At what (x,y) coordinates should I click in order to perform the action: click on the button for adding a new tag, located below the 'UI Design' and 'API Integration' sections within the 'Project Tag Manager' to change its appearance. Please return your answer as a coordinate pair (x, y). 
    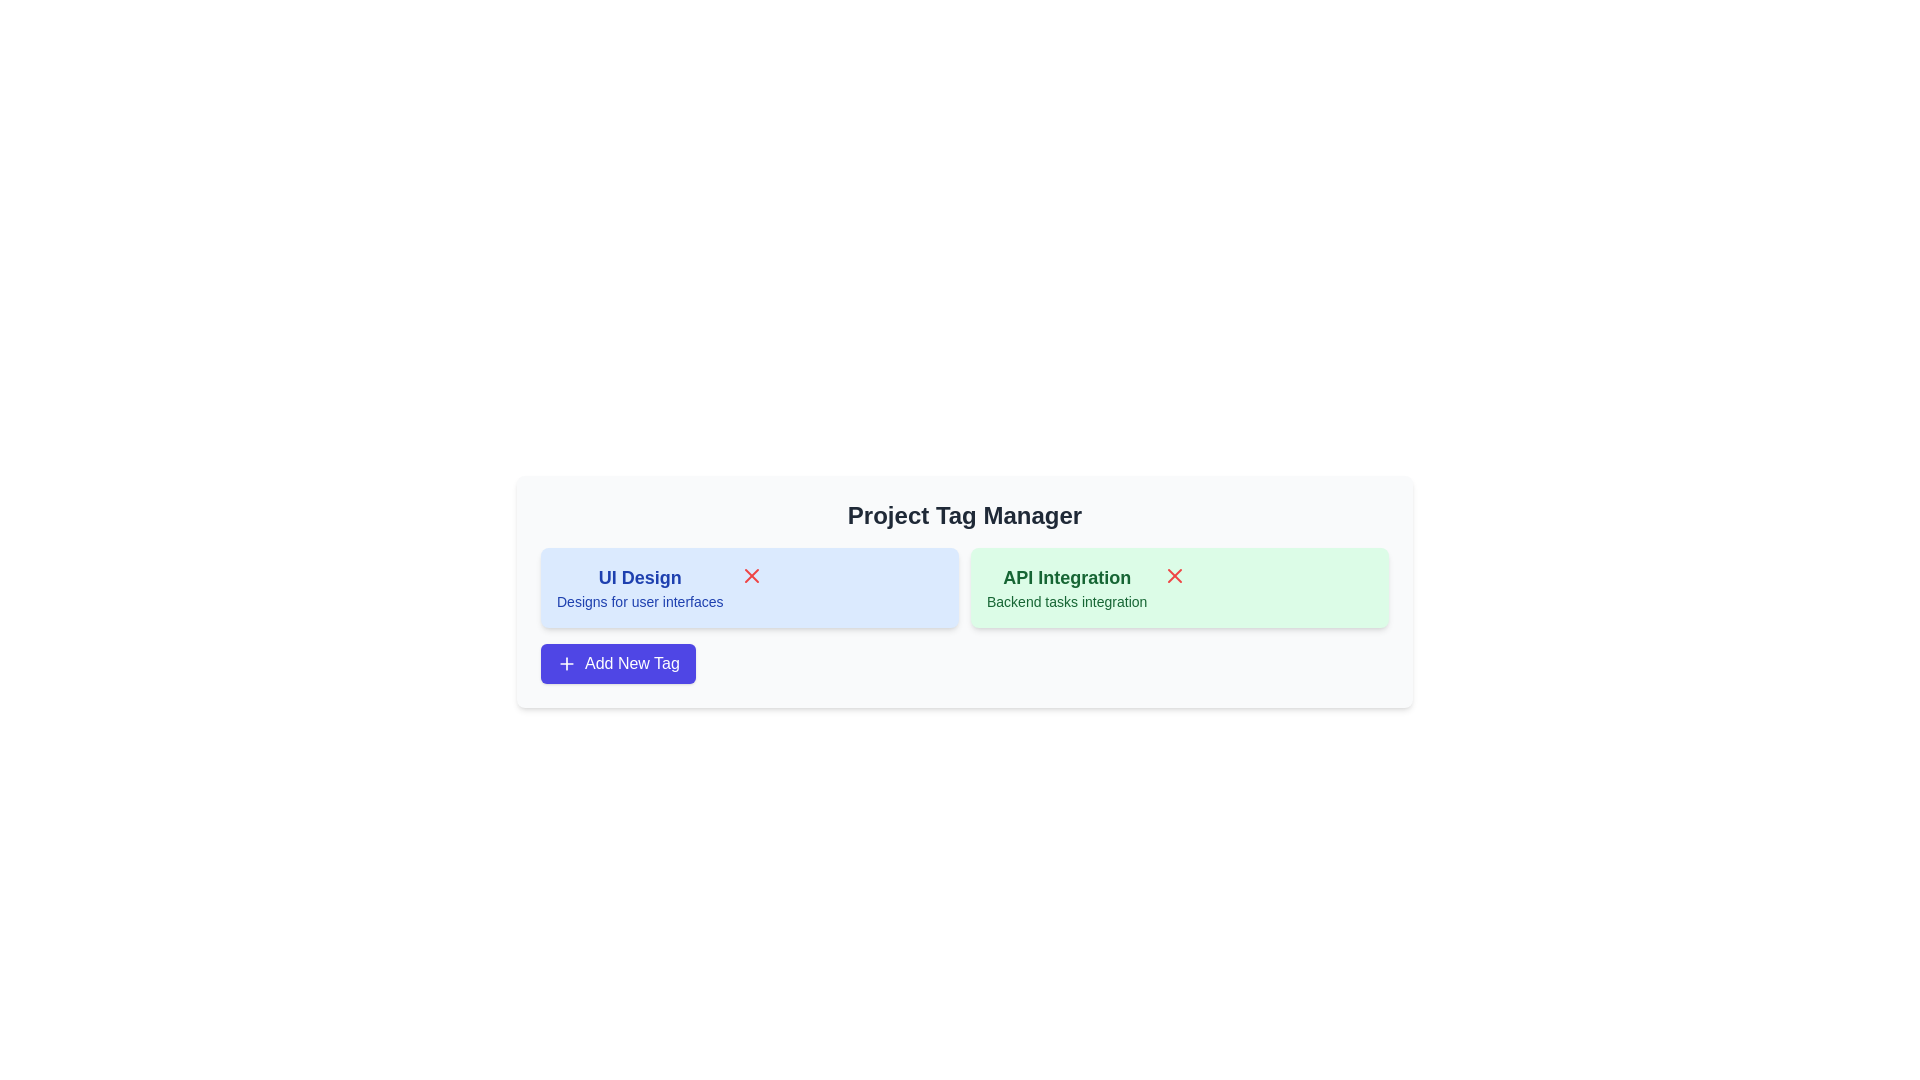
    Looking at the image, I should click on (617, 663).